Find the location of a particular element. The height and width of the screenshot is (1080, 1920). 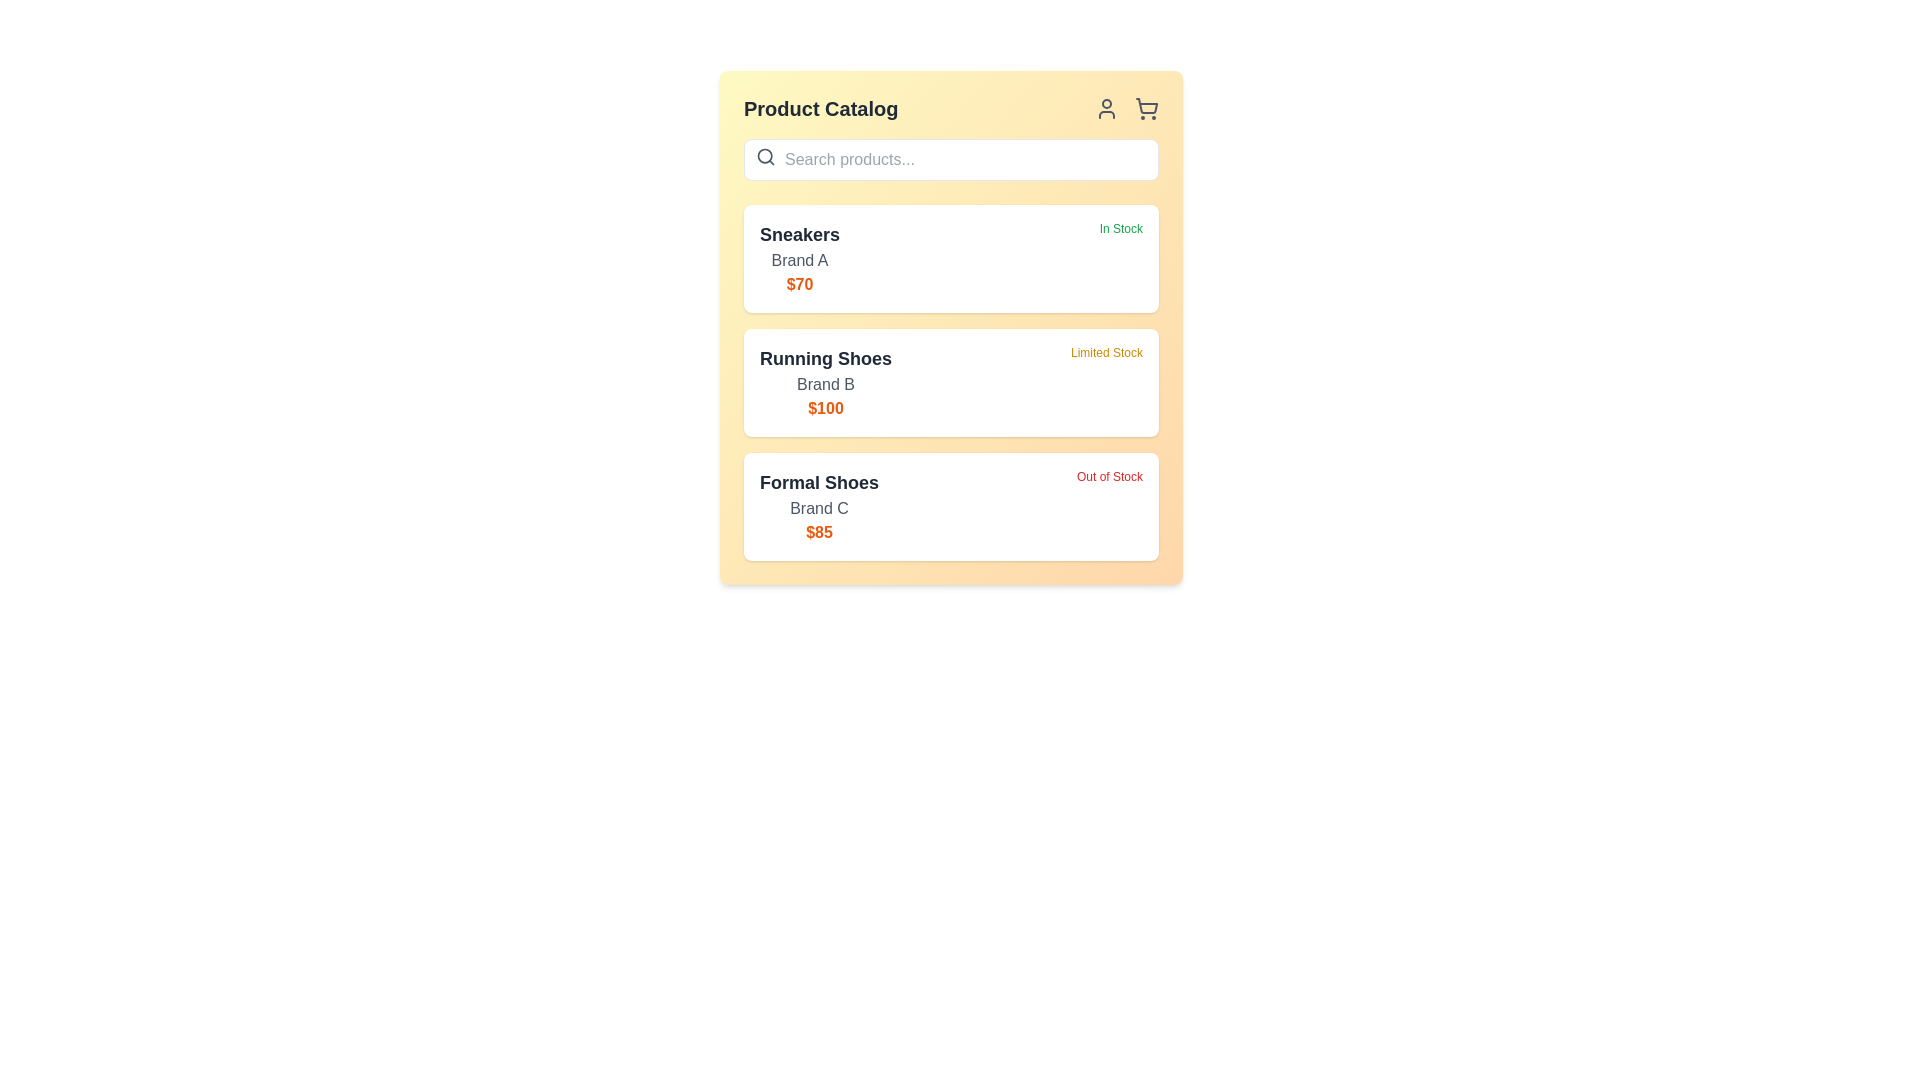

price indicator text, which is styled with bold orange text reading '$100', located below the product title 'Running Shoes' and brand information 'Brand B' in the second product entry of the list is located at coordinates (825, 407).